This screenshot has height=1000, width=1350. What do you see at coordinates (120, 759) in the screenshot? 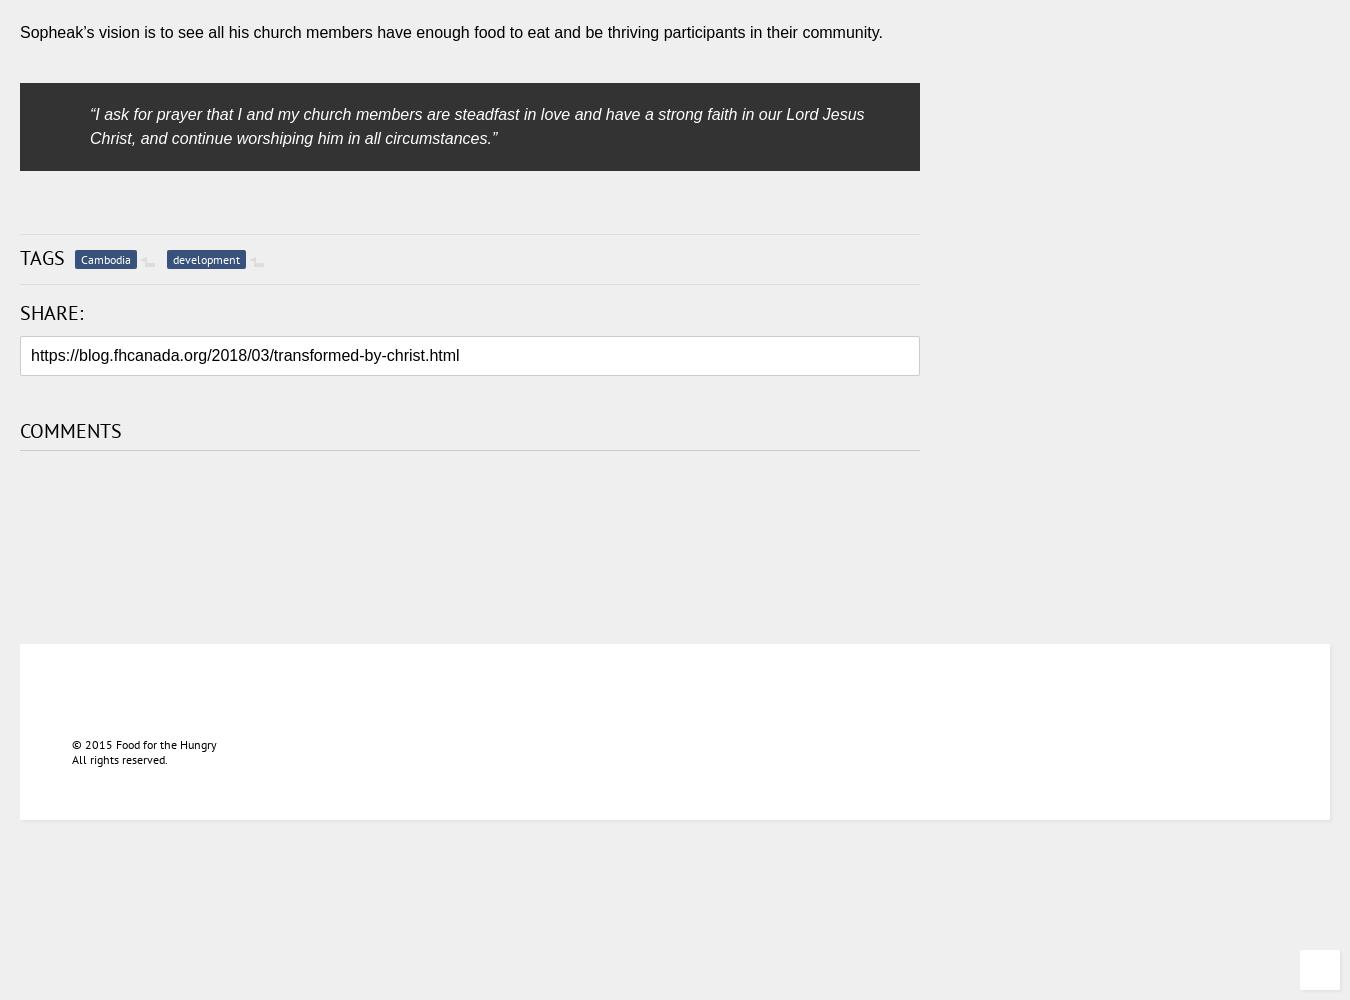
I see `'All rights reserved.'` at bounding box center [120, 759].